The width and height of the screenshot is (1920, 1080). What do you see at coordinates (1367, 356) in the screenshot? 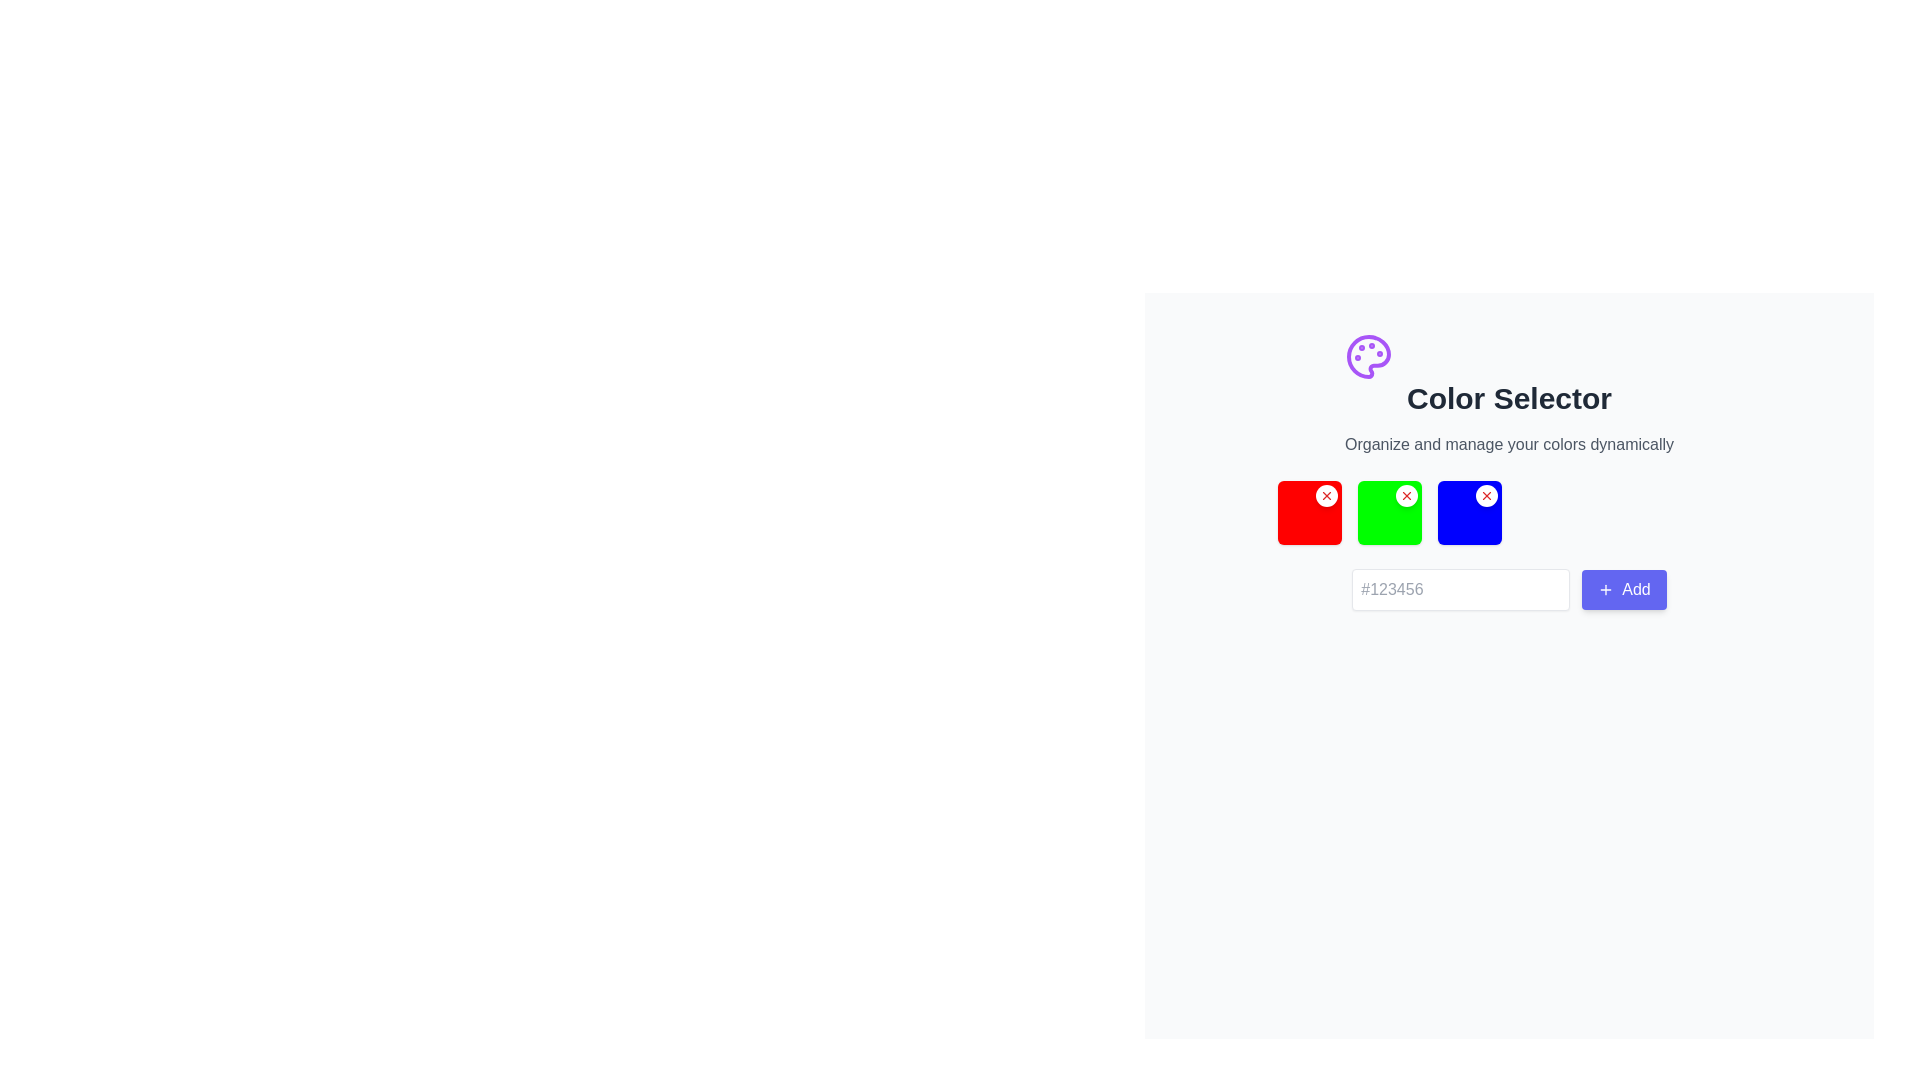
I see `the 'Color Selector' icon, which is the topmost feature of the 'Color Selector' group, indicating its focus on color management` at bounding box center [1367, 356].